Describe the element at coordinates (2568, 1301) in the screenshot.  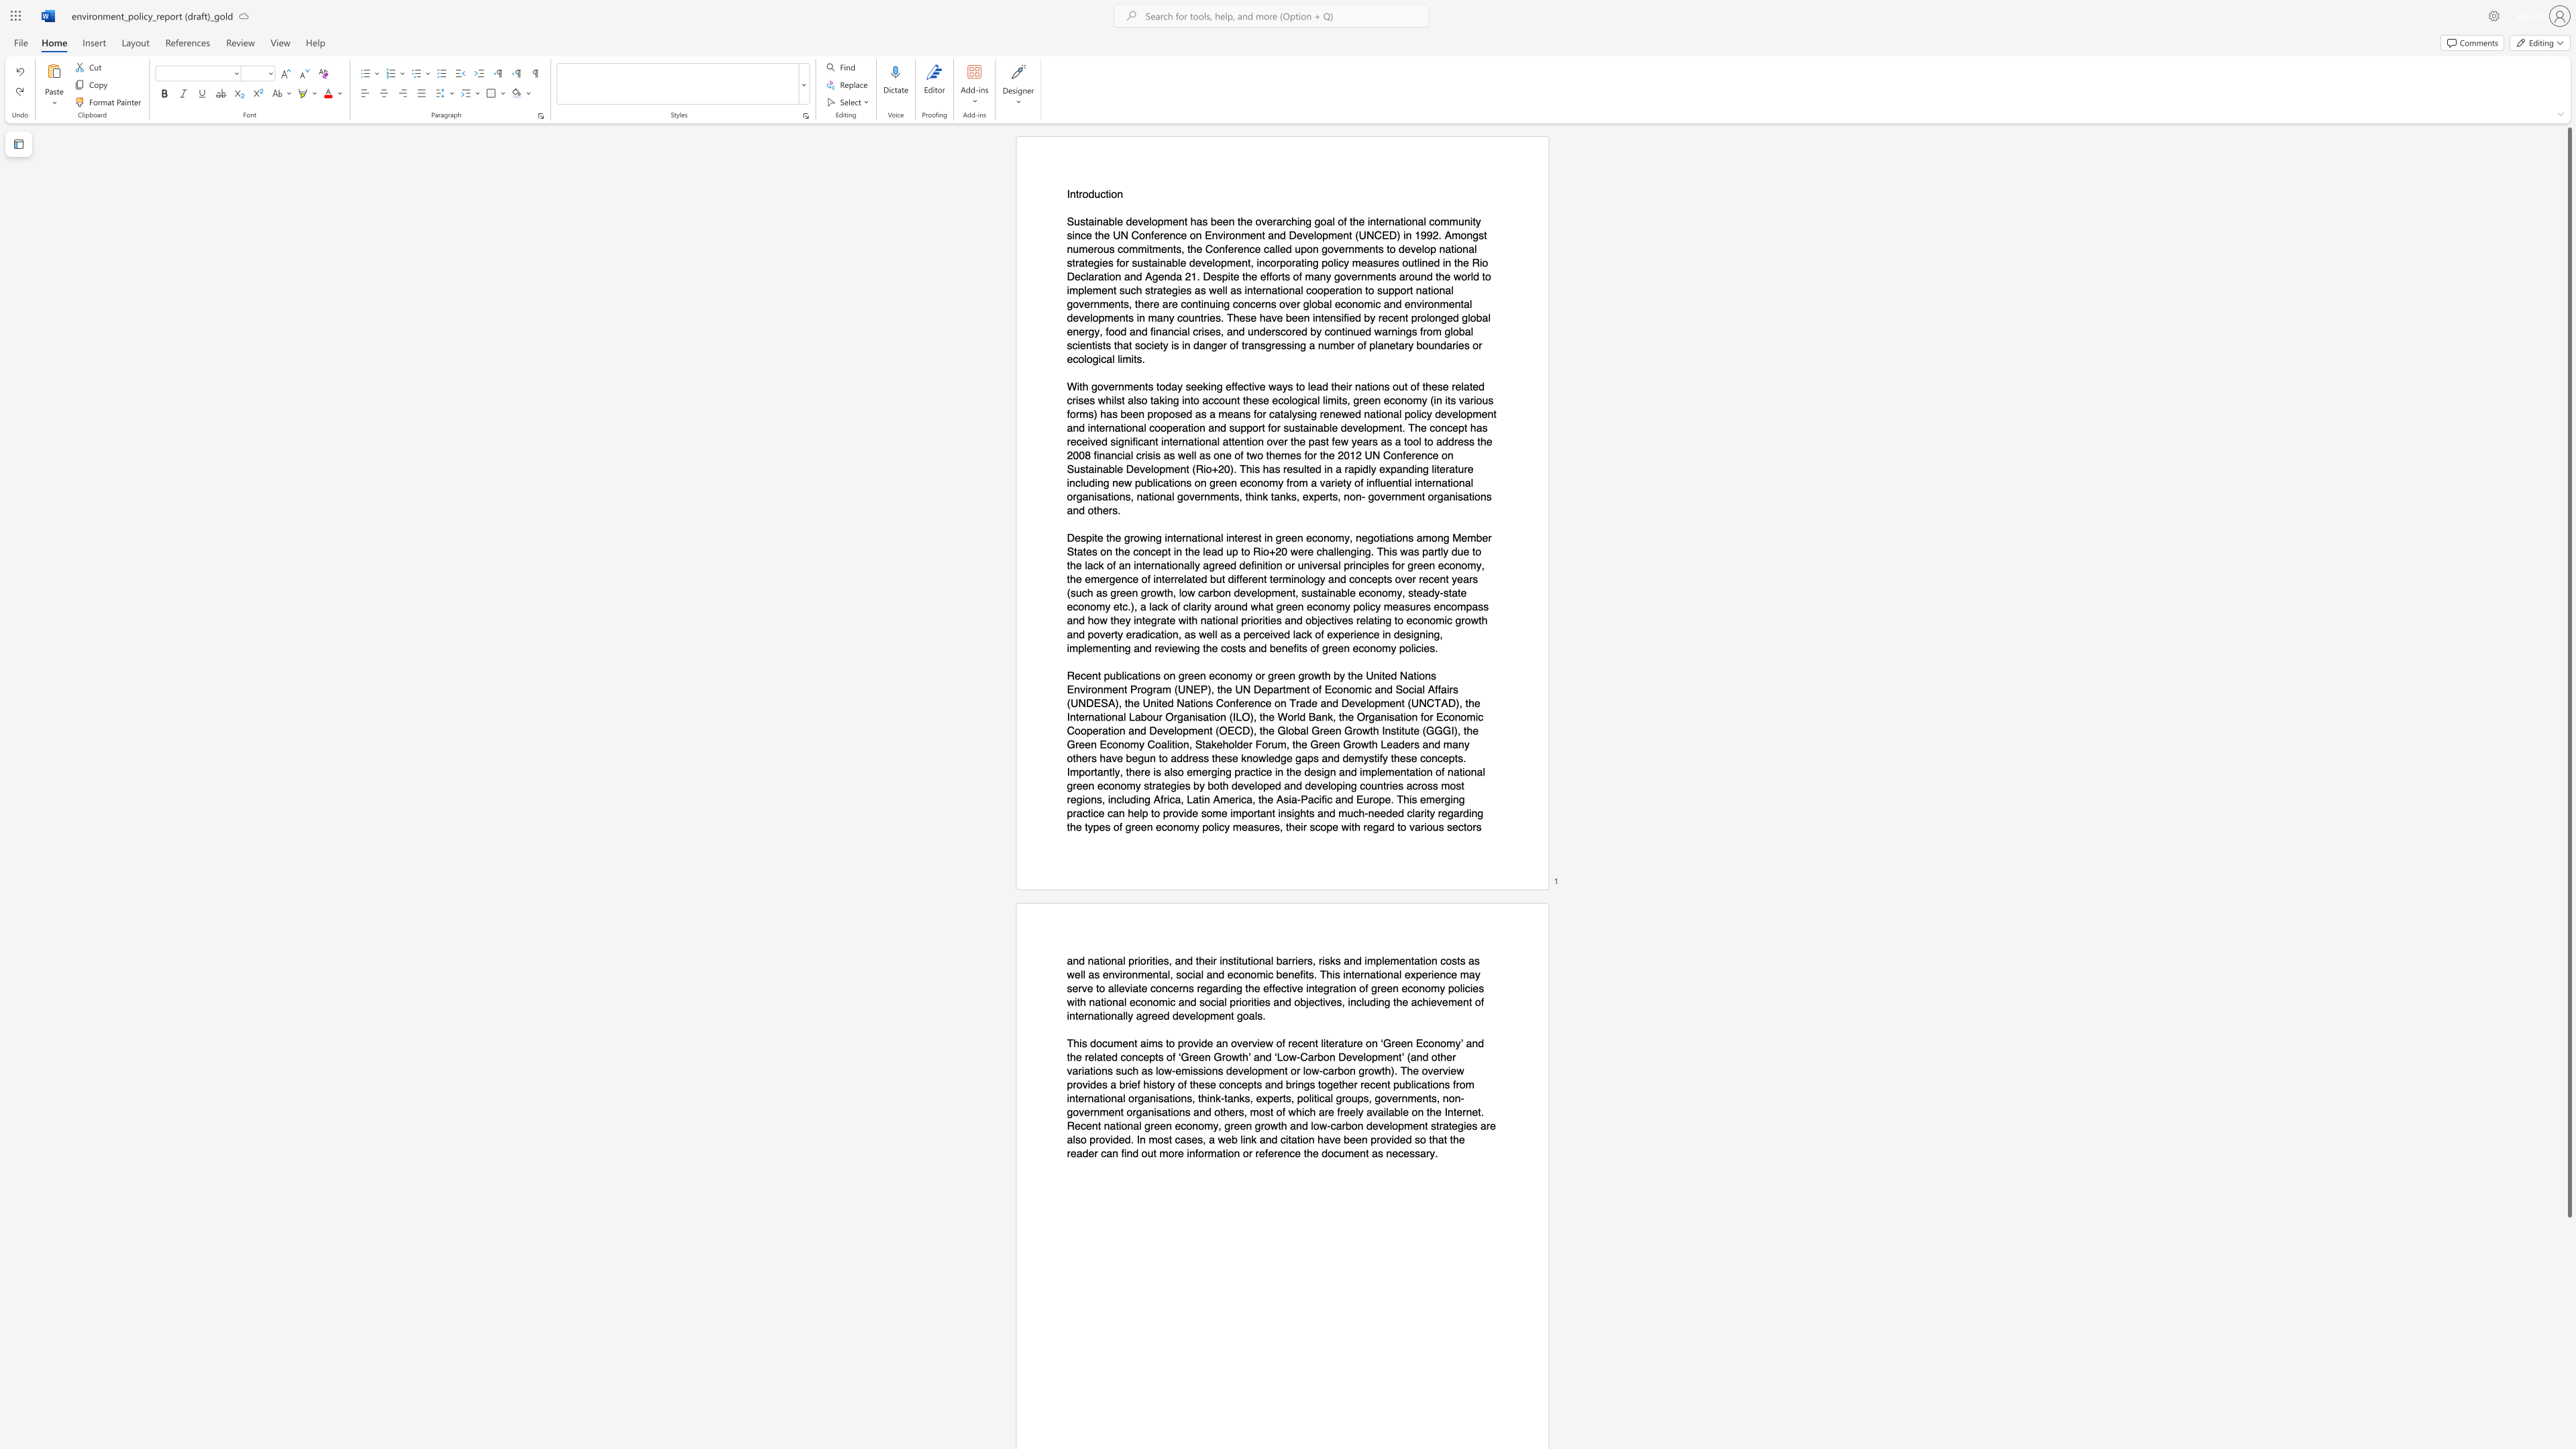
I see `the scrollbar to move the page downward` at that location.